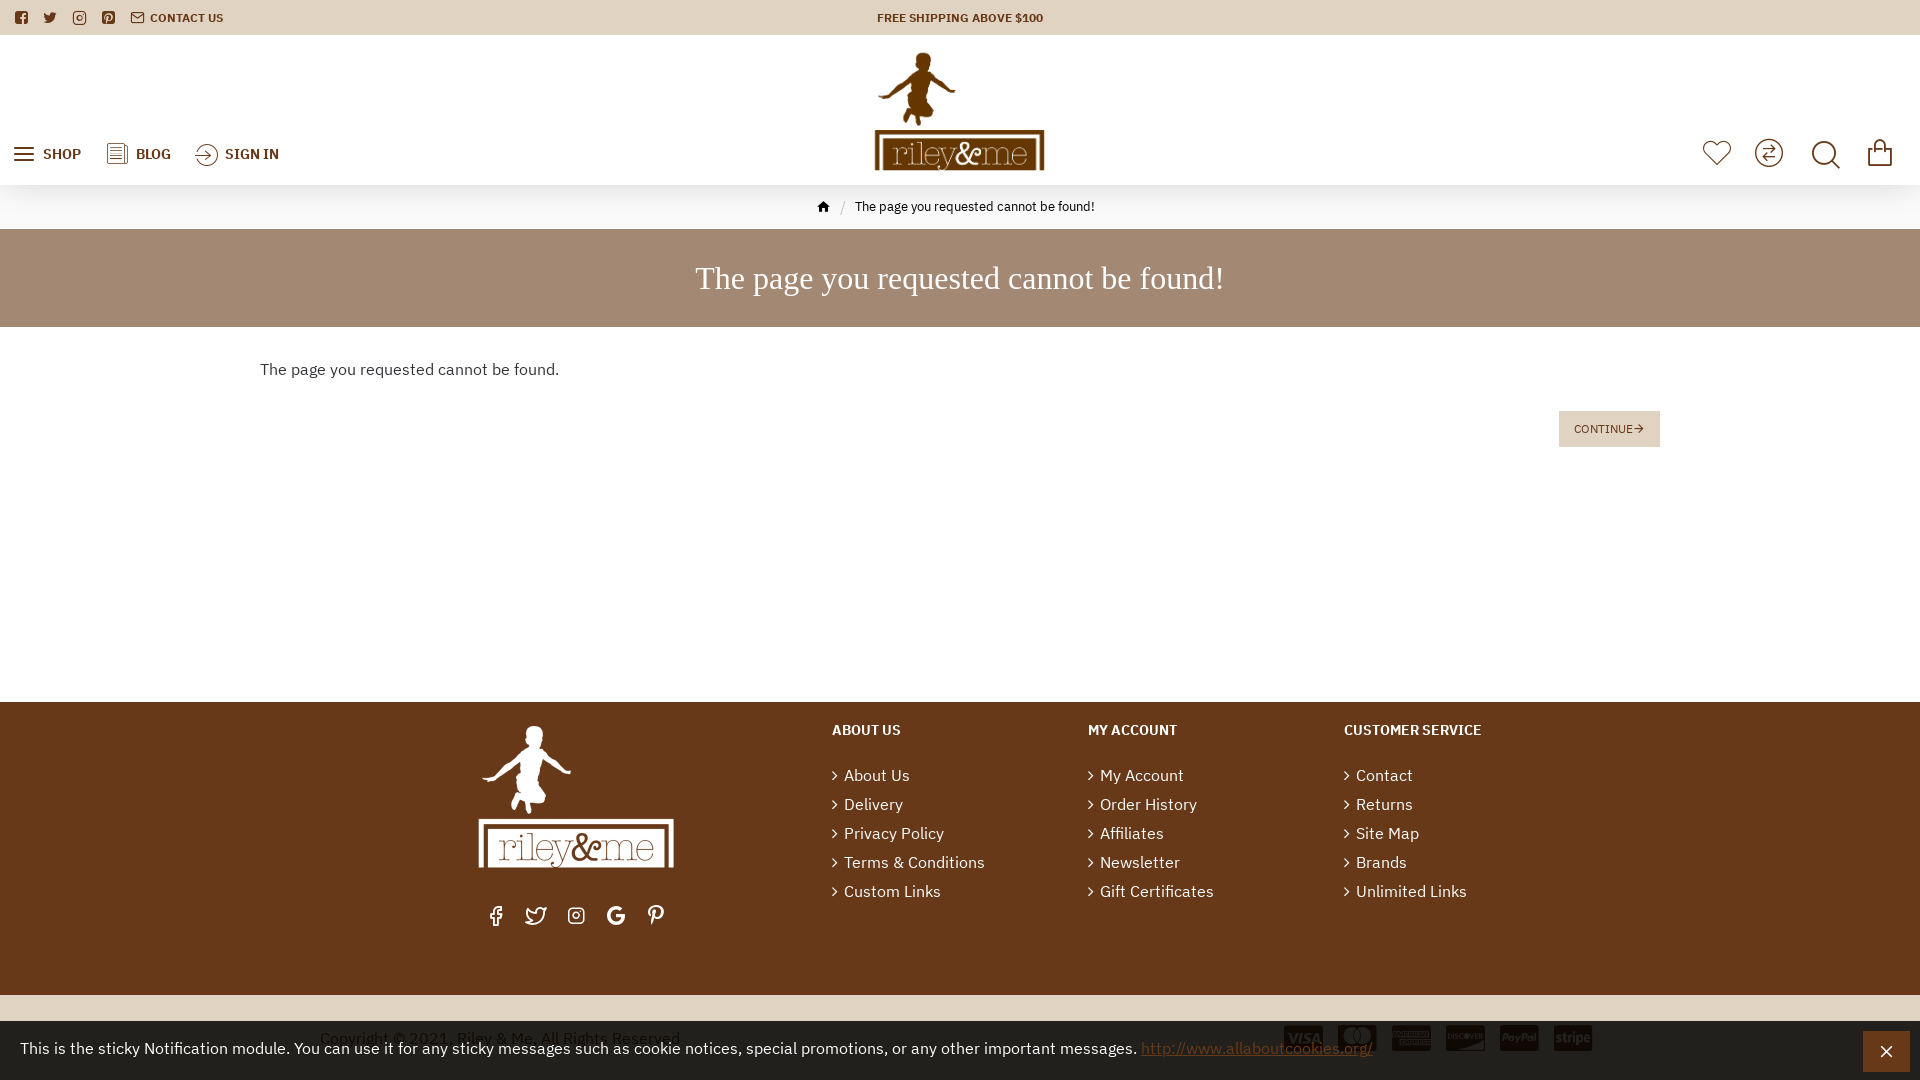  Describe the element at coordinates (960, 17) in the screenshot. I see `'FREE SHIPPING ABOVE $100'` at that location.